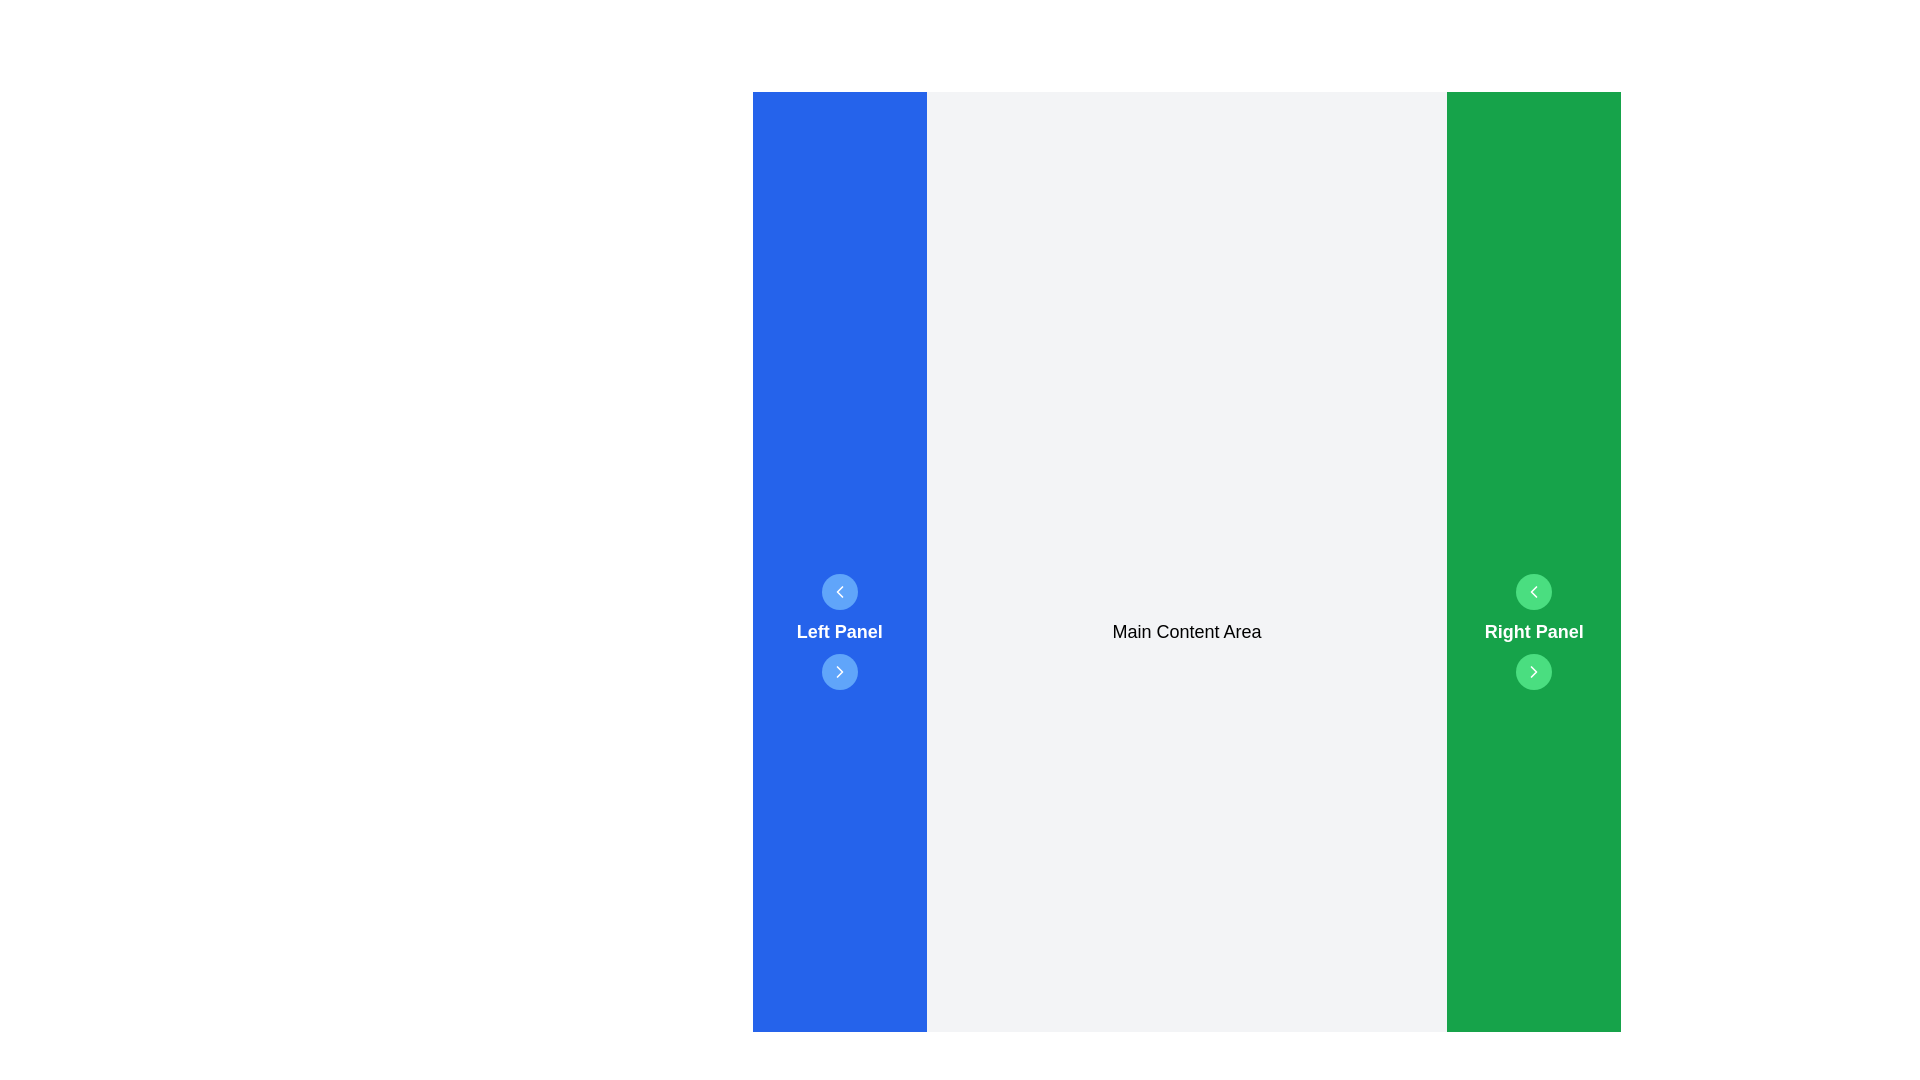 The width and height of the screenshot is (1920, 1080). What do you see at coordinates (839, 671) in the screenshot?
I see `the icon-based button located in the blue vertical panel to enable keyboard navigation for scrolling content to the right` at bounding box center [839, 671].